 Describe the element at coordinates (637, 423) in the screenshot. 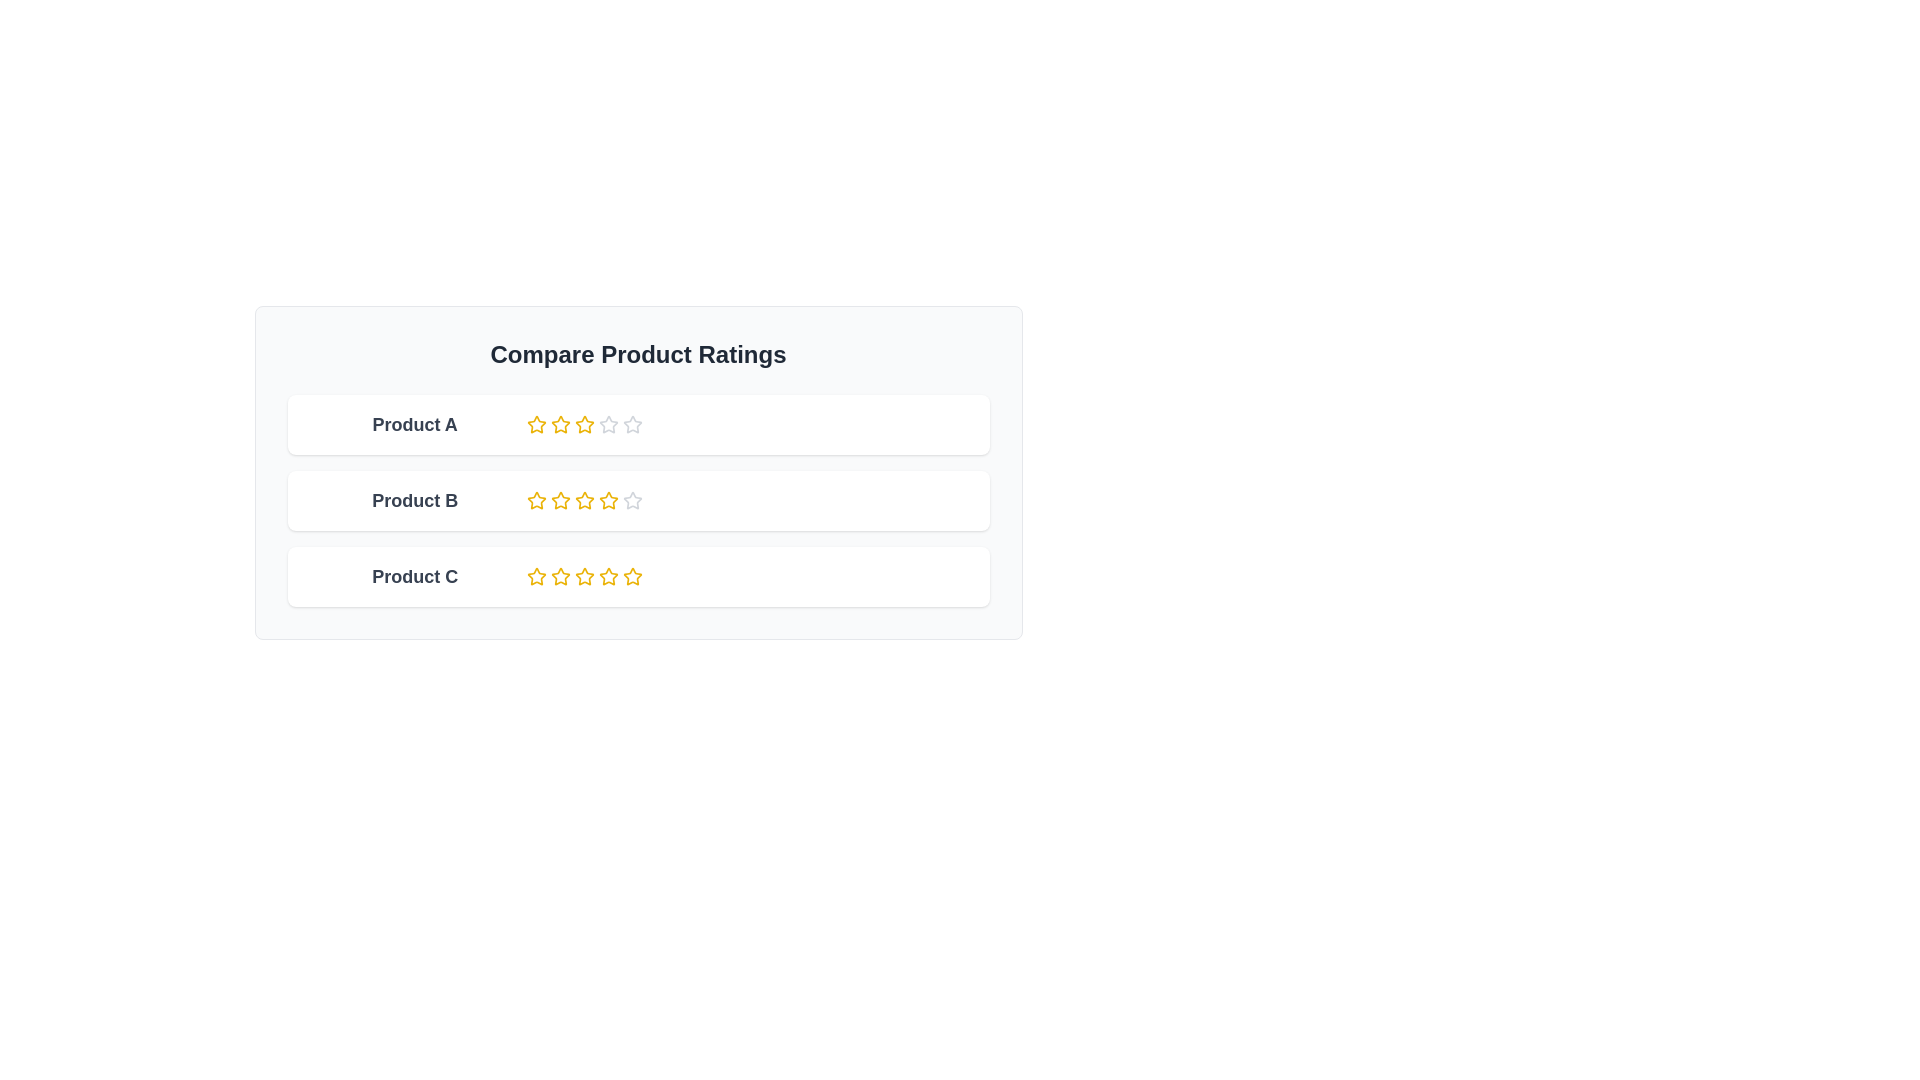

I see `the Rating display for 'Product A' located in the top rating row, visually represented by mixed colors in the stars` at that location.